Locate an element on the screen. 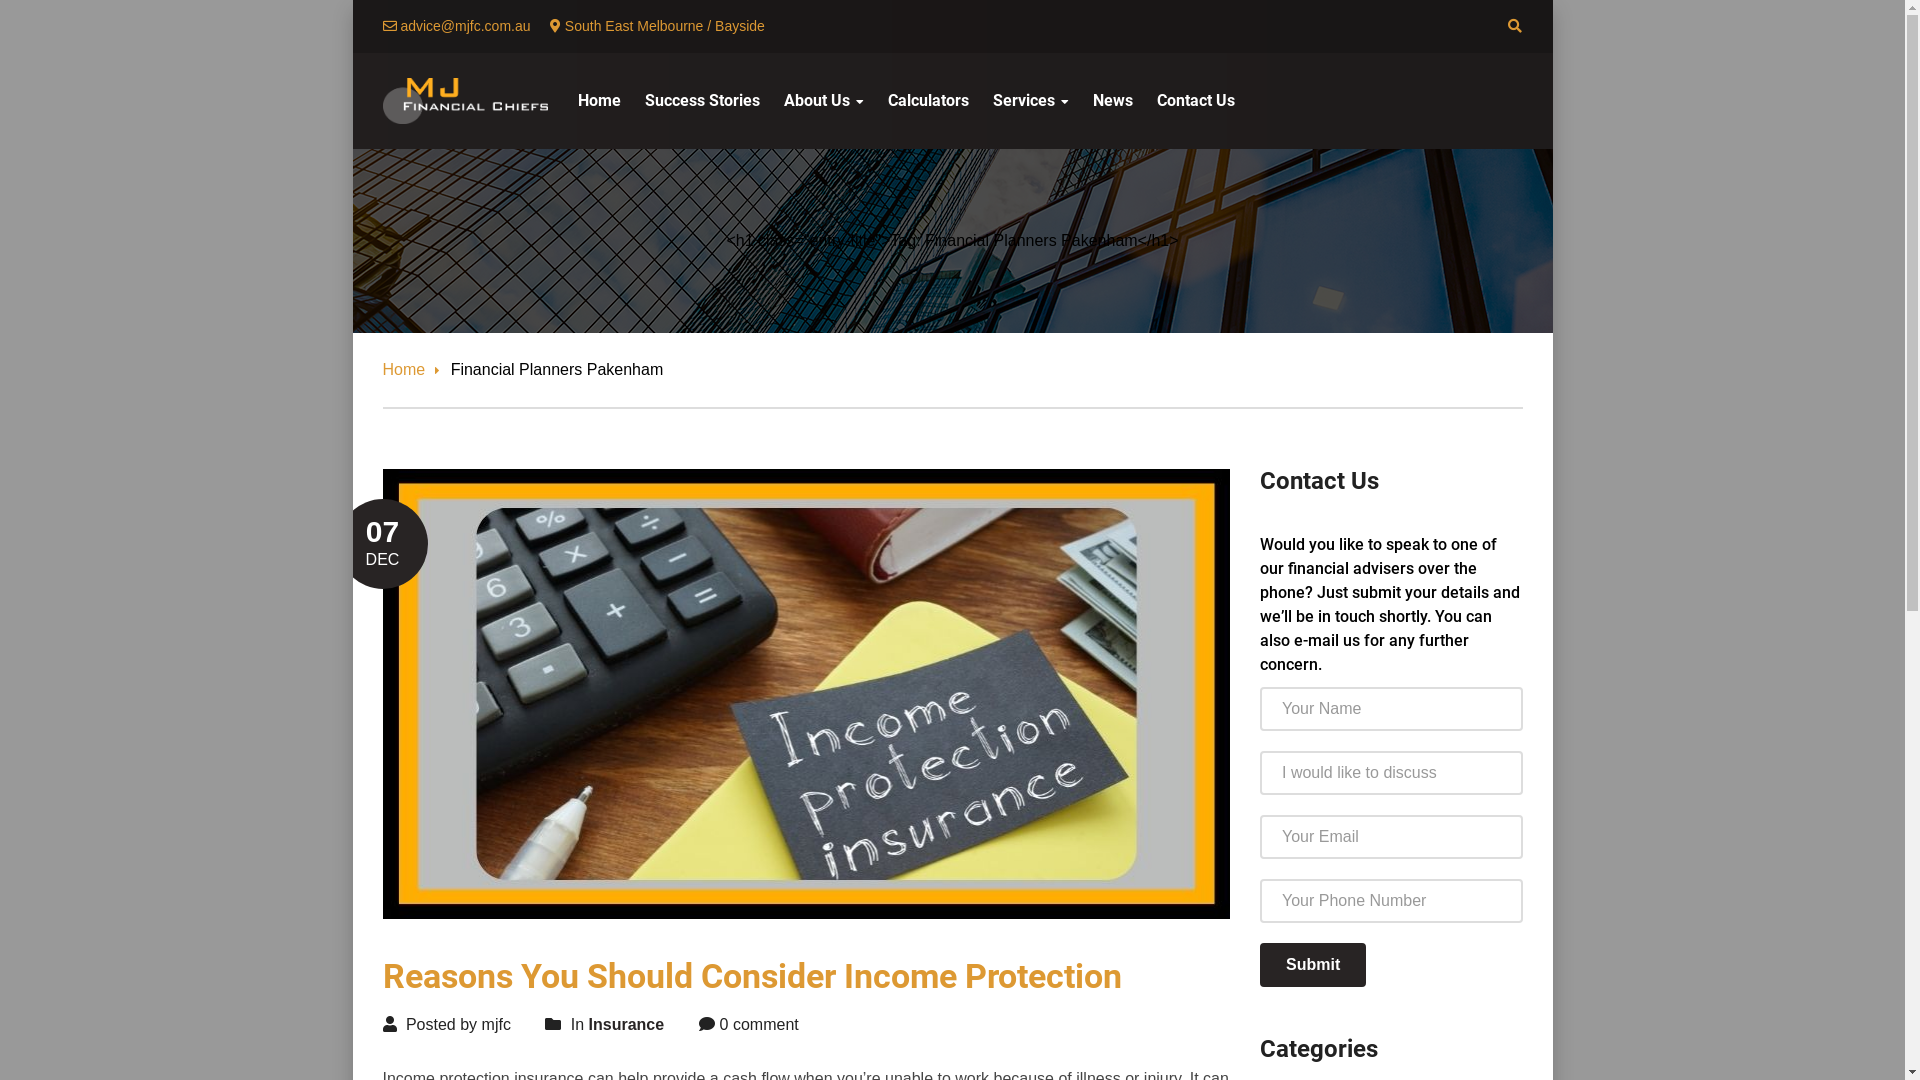  'Insurance' is located at coordinates (626, 1024).